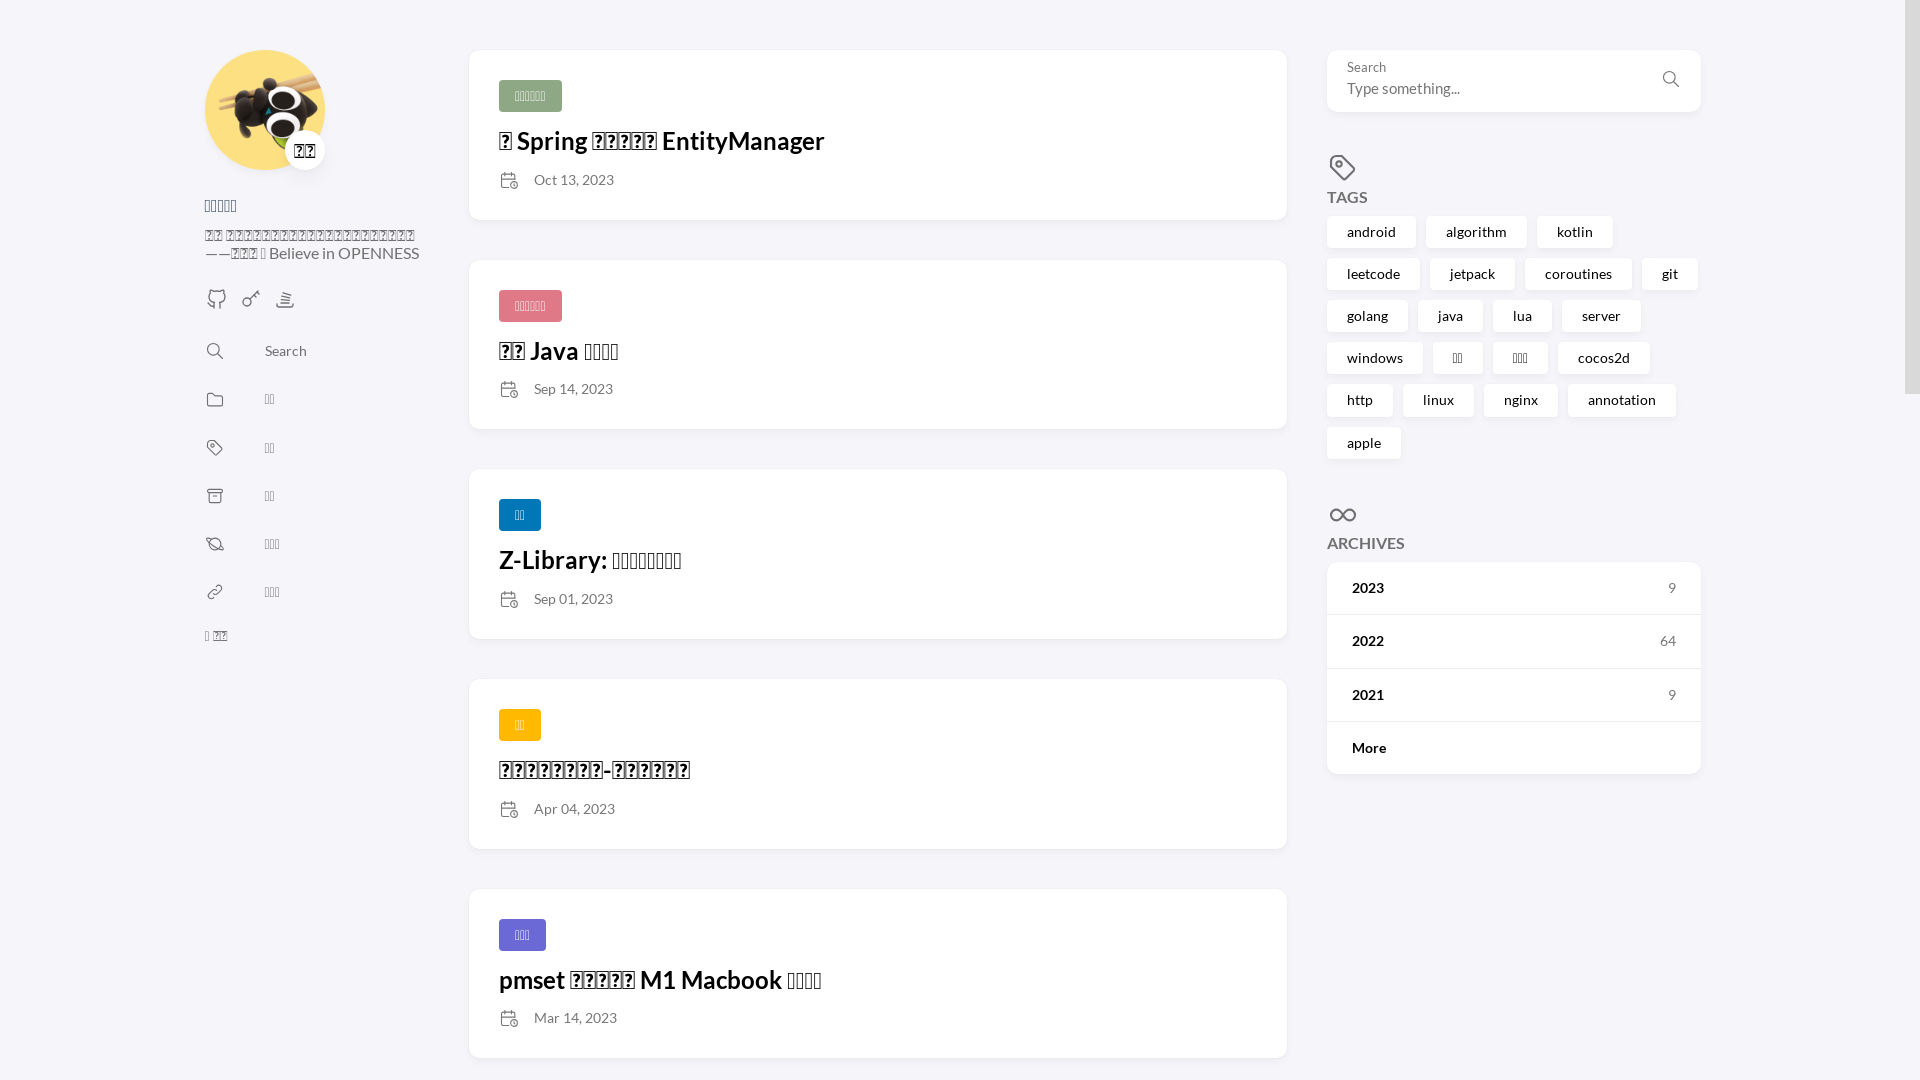  I want to click on 'algorithm', so click(1476, 230).